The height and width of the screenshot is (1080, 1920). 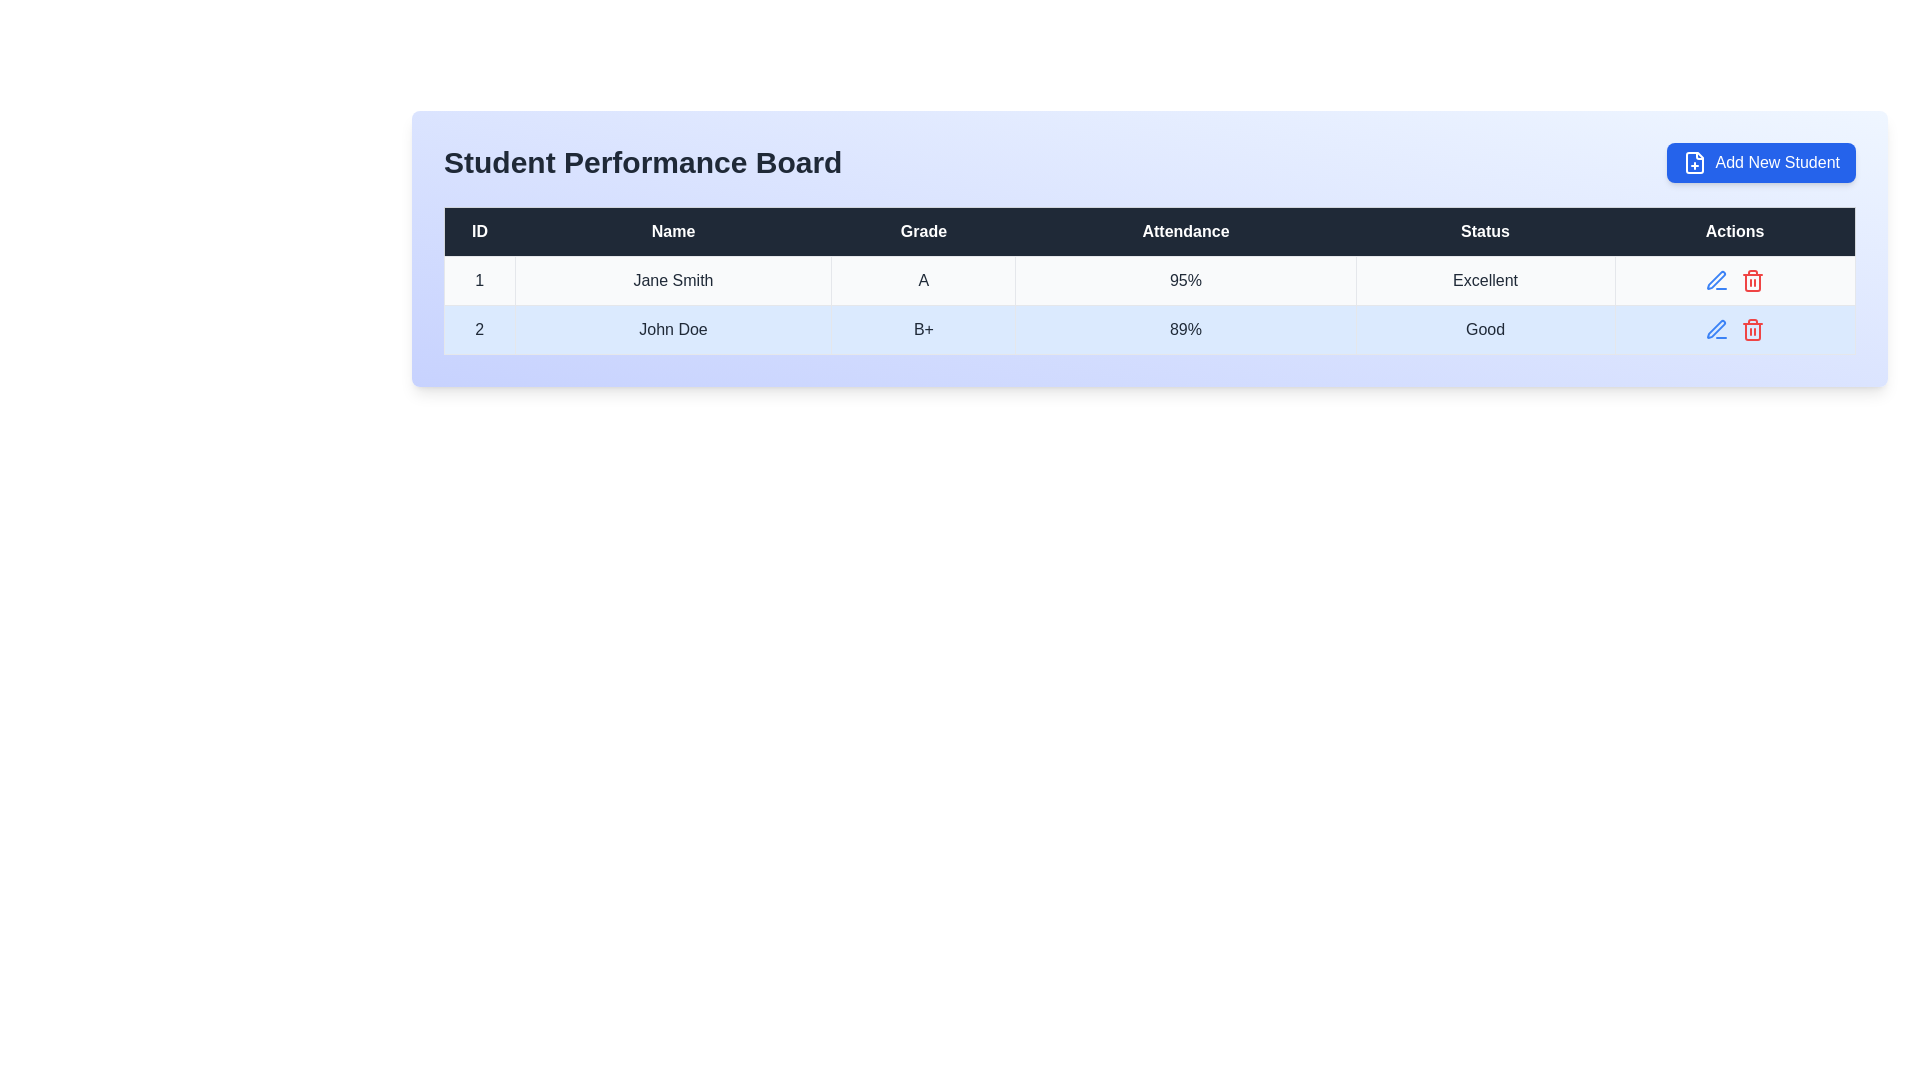 What do you see at coordinates (1485, 329) in the screenshot?
I see `the static text element displaying 'Good' in the 'Status' column for student 'John Doe' on the Student Performance Board` at bounding box center [1485, 329].